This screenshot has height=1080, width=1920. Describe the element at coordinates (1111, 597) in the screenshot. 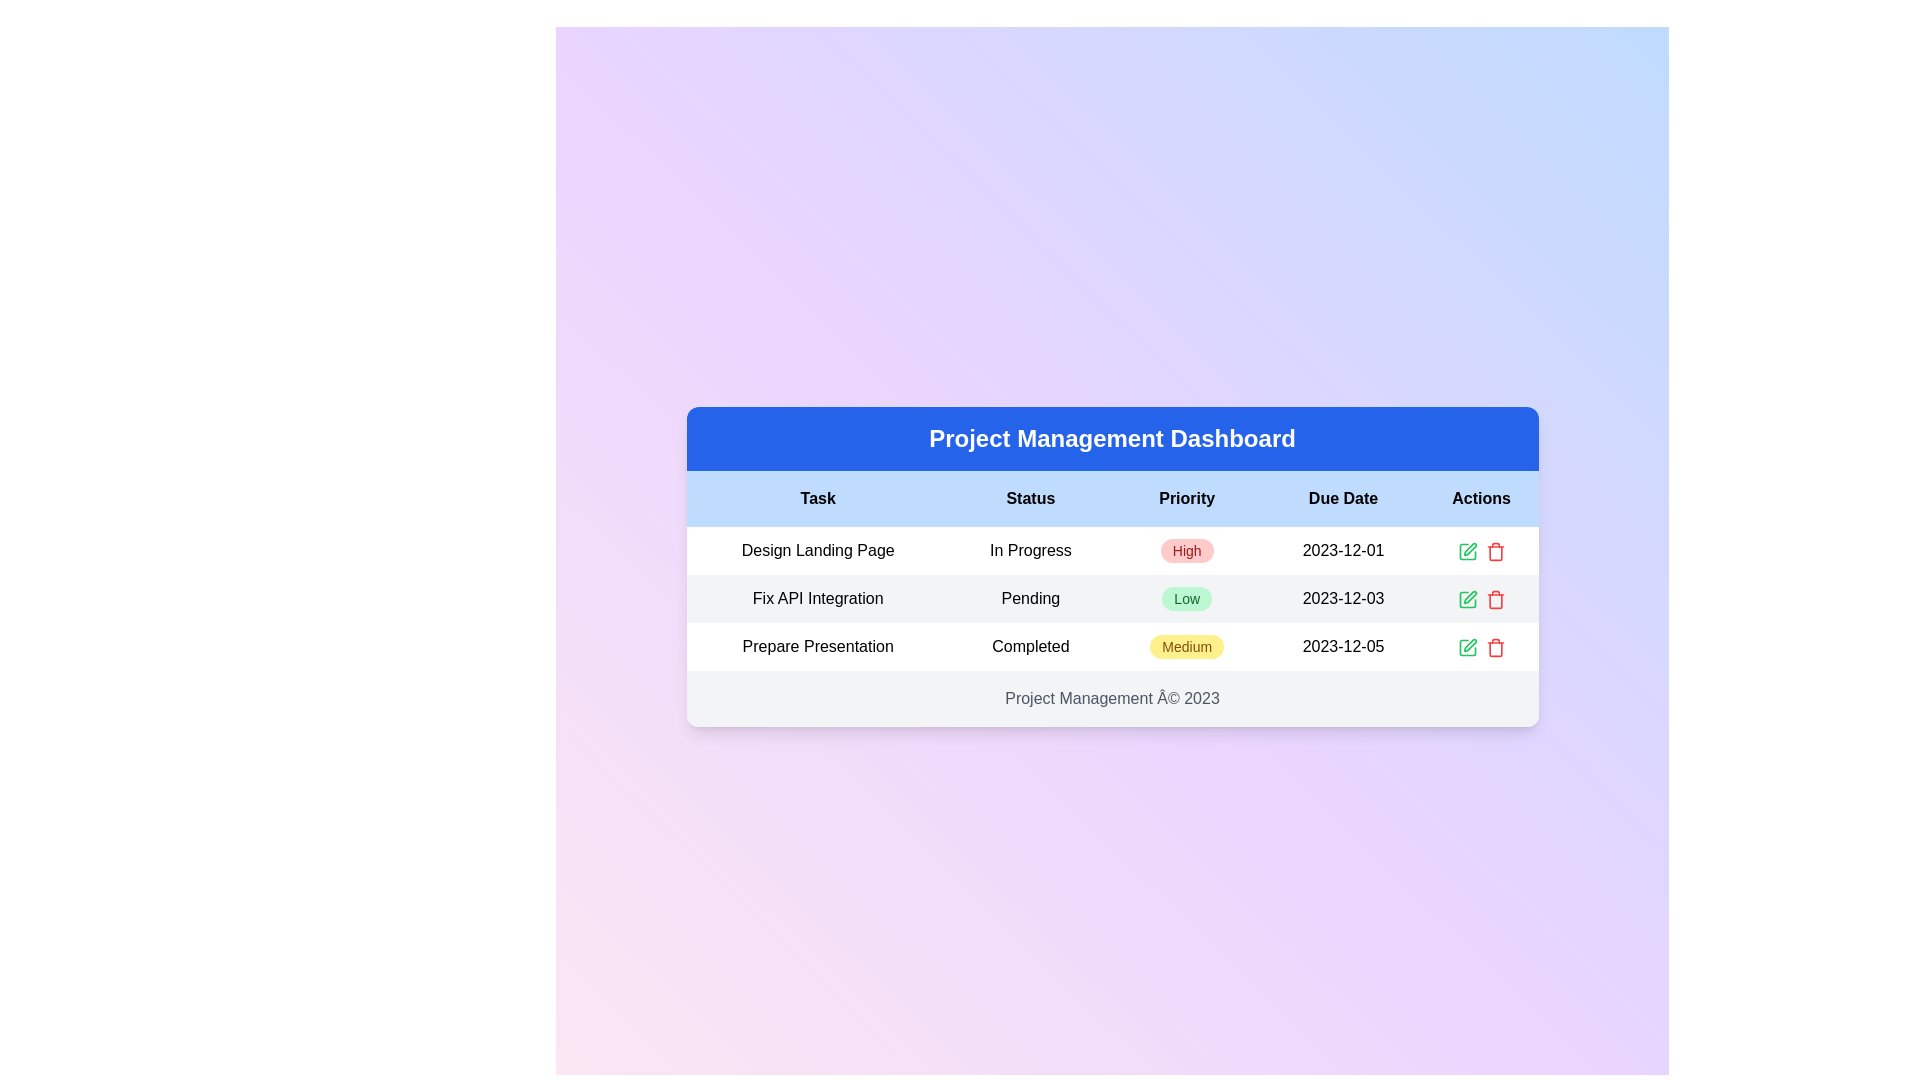

I see `details of the second row in the 'Project Management Dashboard' table containing the task 'Fix API Integration', which has a status of 'Pending', priority 'Low', and due date '2023-12-03'` at that location.